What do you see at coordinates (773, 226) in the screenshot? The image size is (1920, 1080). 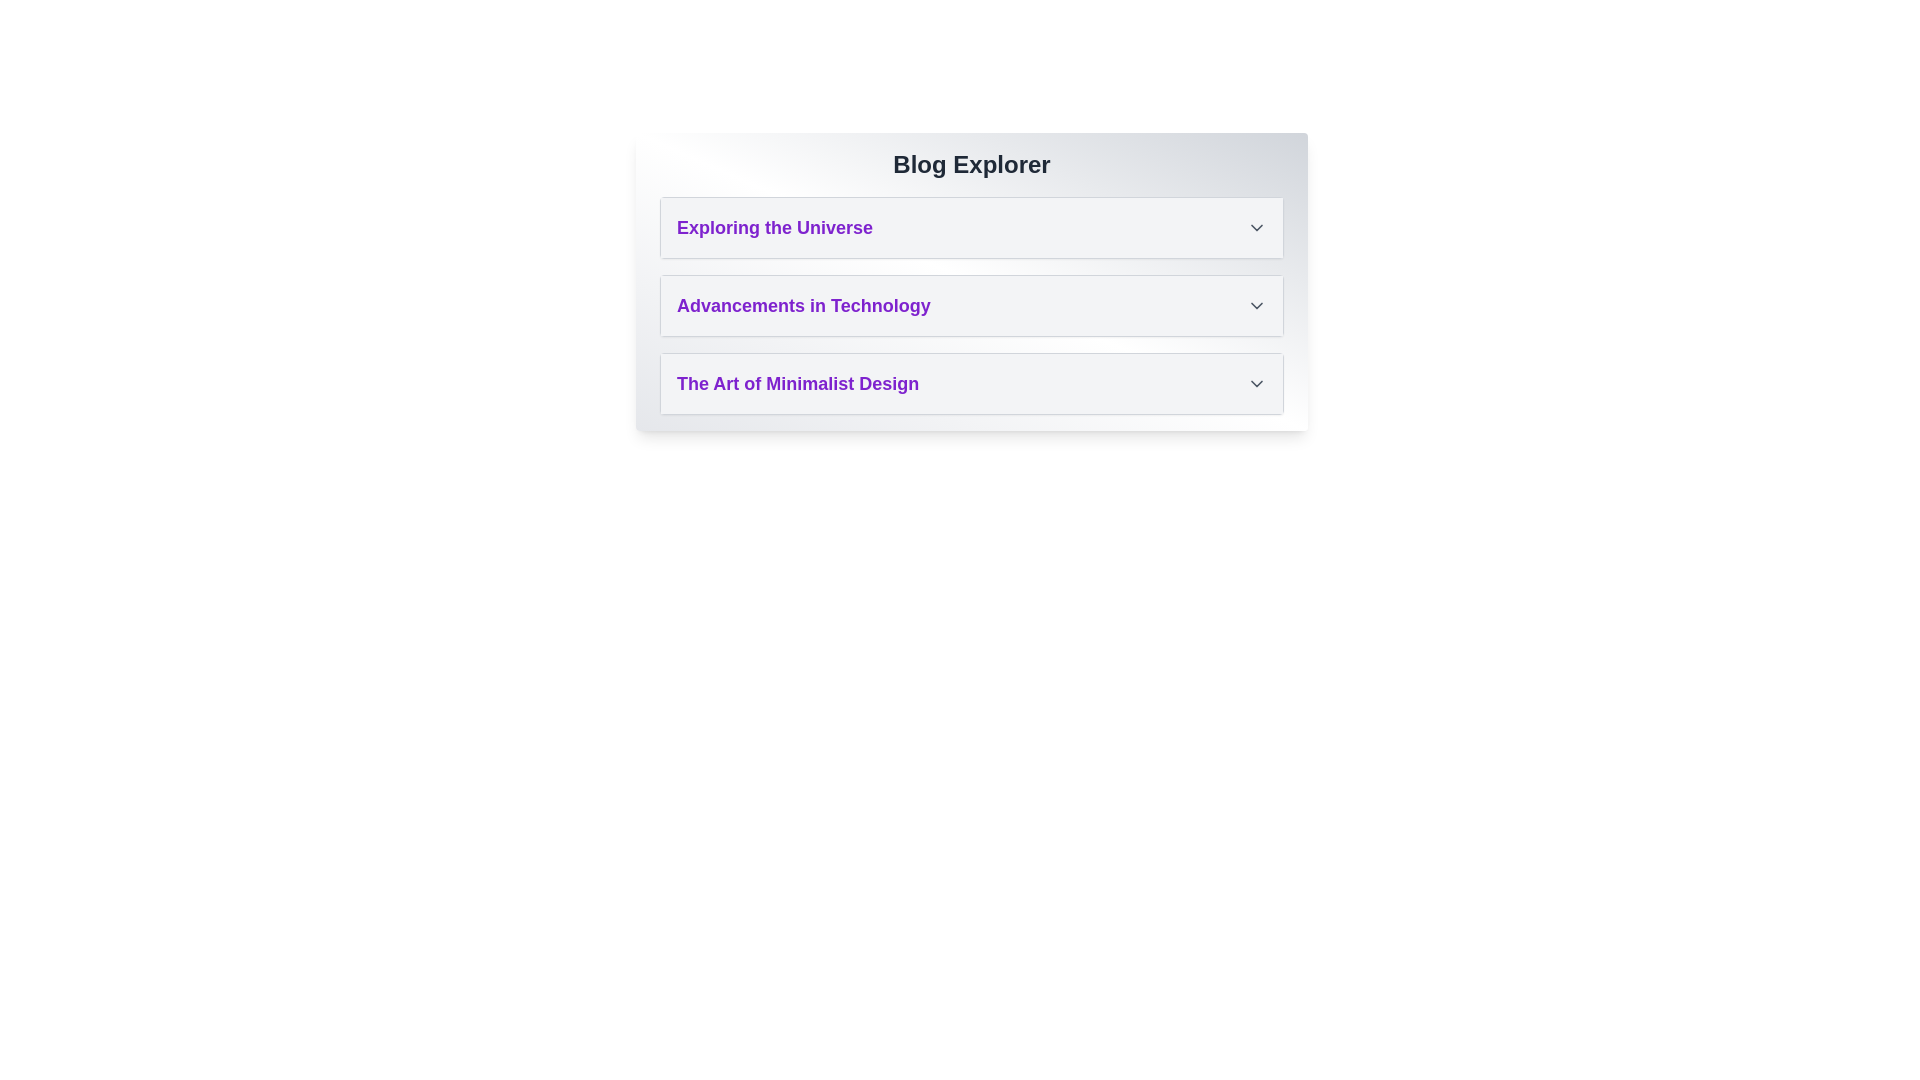 I see `the Static Text header of the expandable section in the Blog Explorer menu` at bounding box center [773, 226].